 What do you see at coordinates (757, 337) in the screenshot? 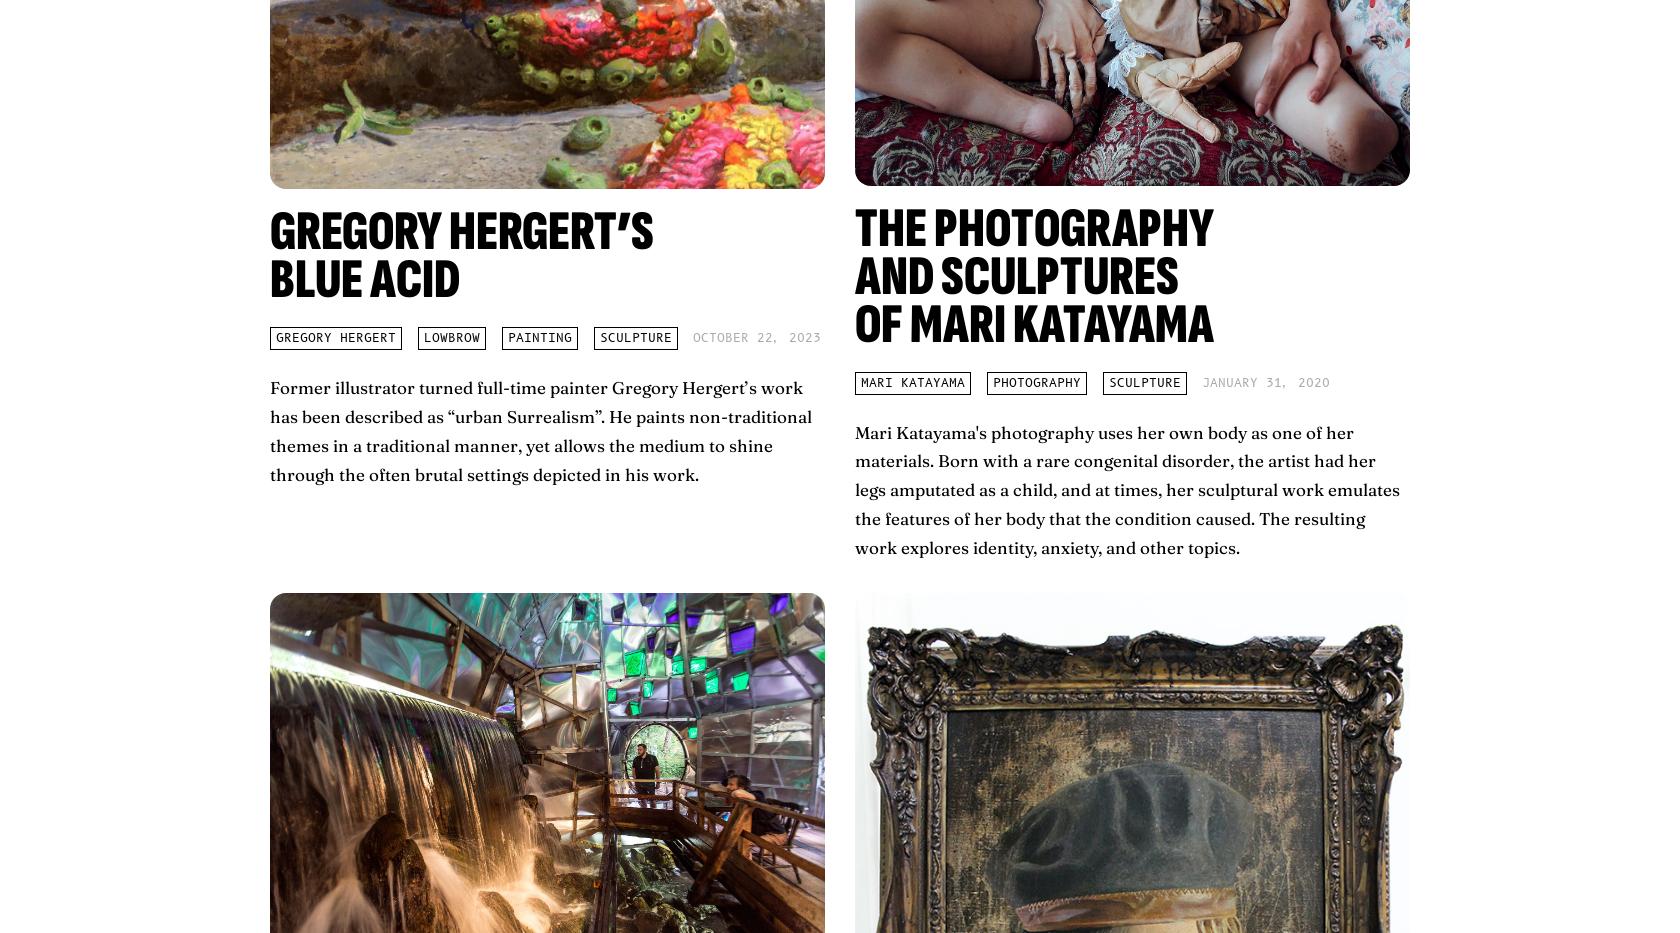
I see `'October 22, 2023'` at bounding box center [757, 337].